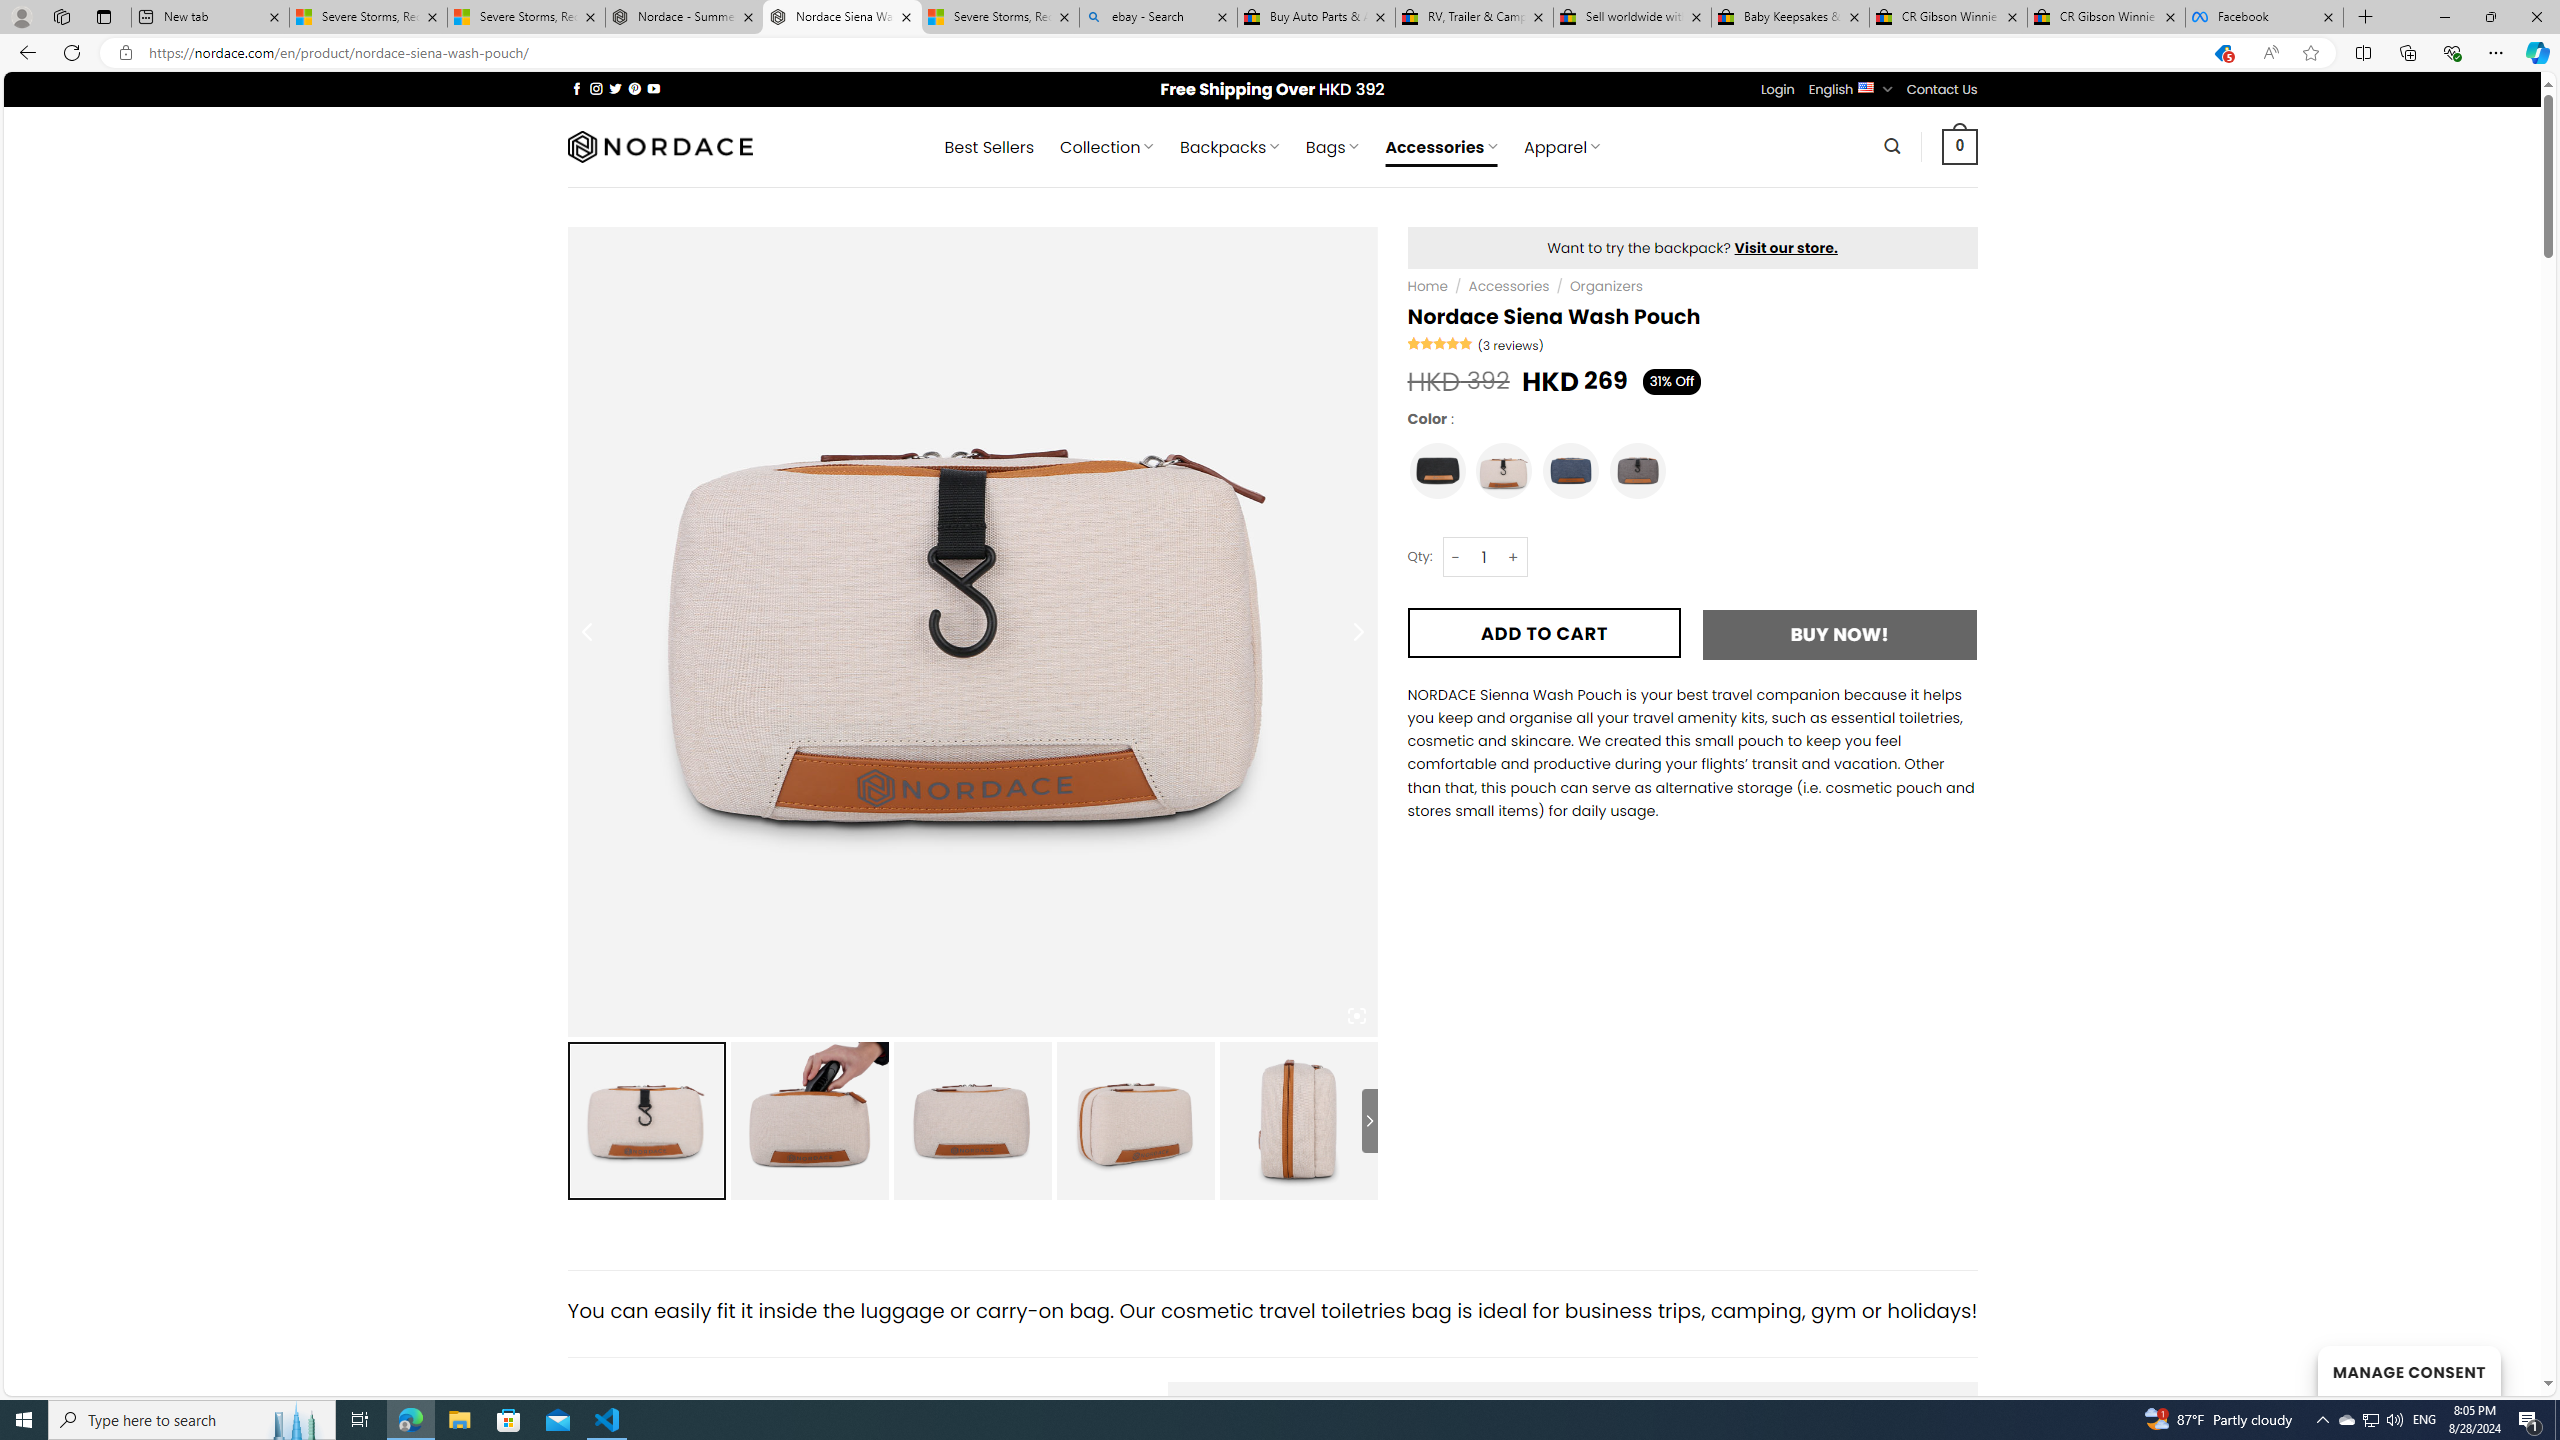 The width and height of the screenshot is (2560, 1440). What do you see at coordinates (2263, 16) in the screenshot?
I see `'Facebook'` at bounding box center [2263, 16].